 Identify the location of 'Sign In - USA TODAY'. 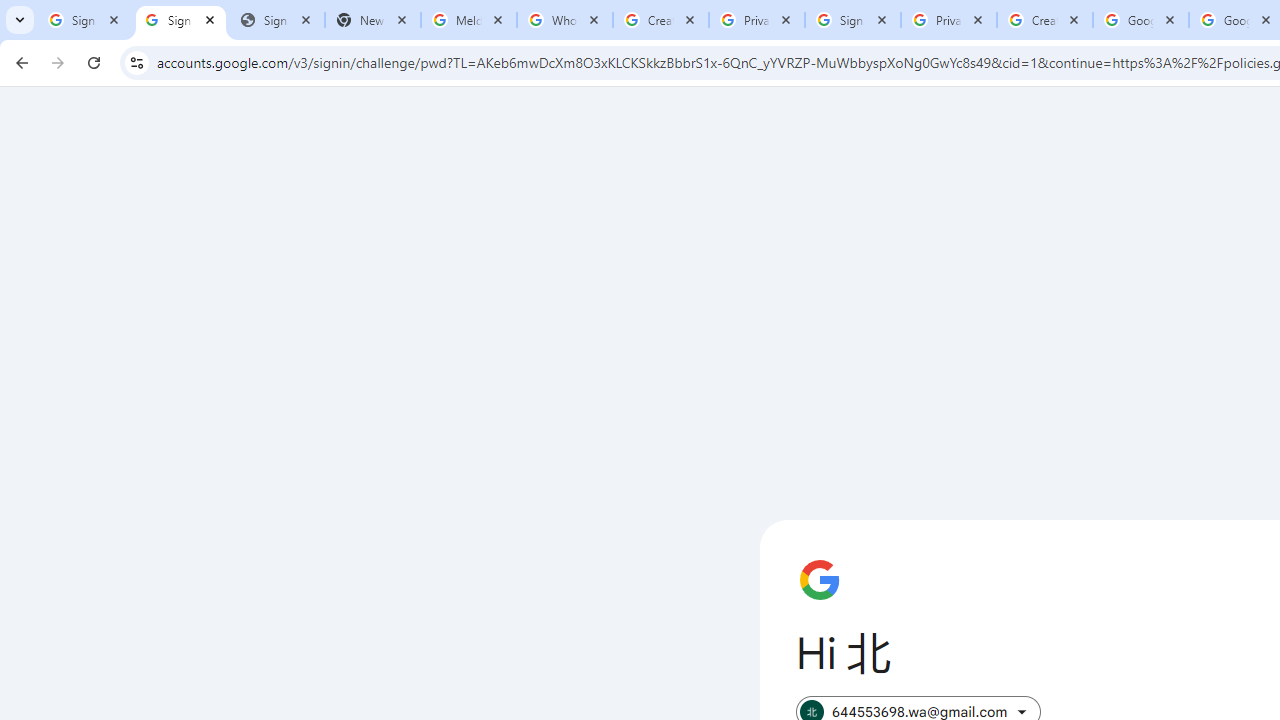
(276, 20).